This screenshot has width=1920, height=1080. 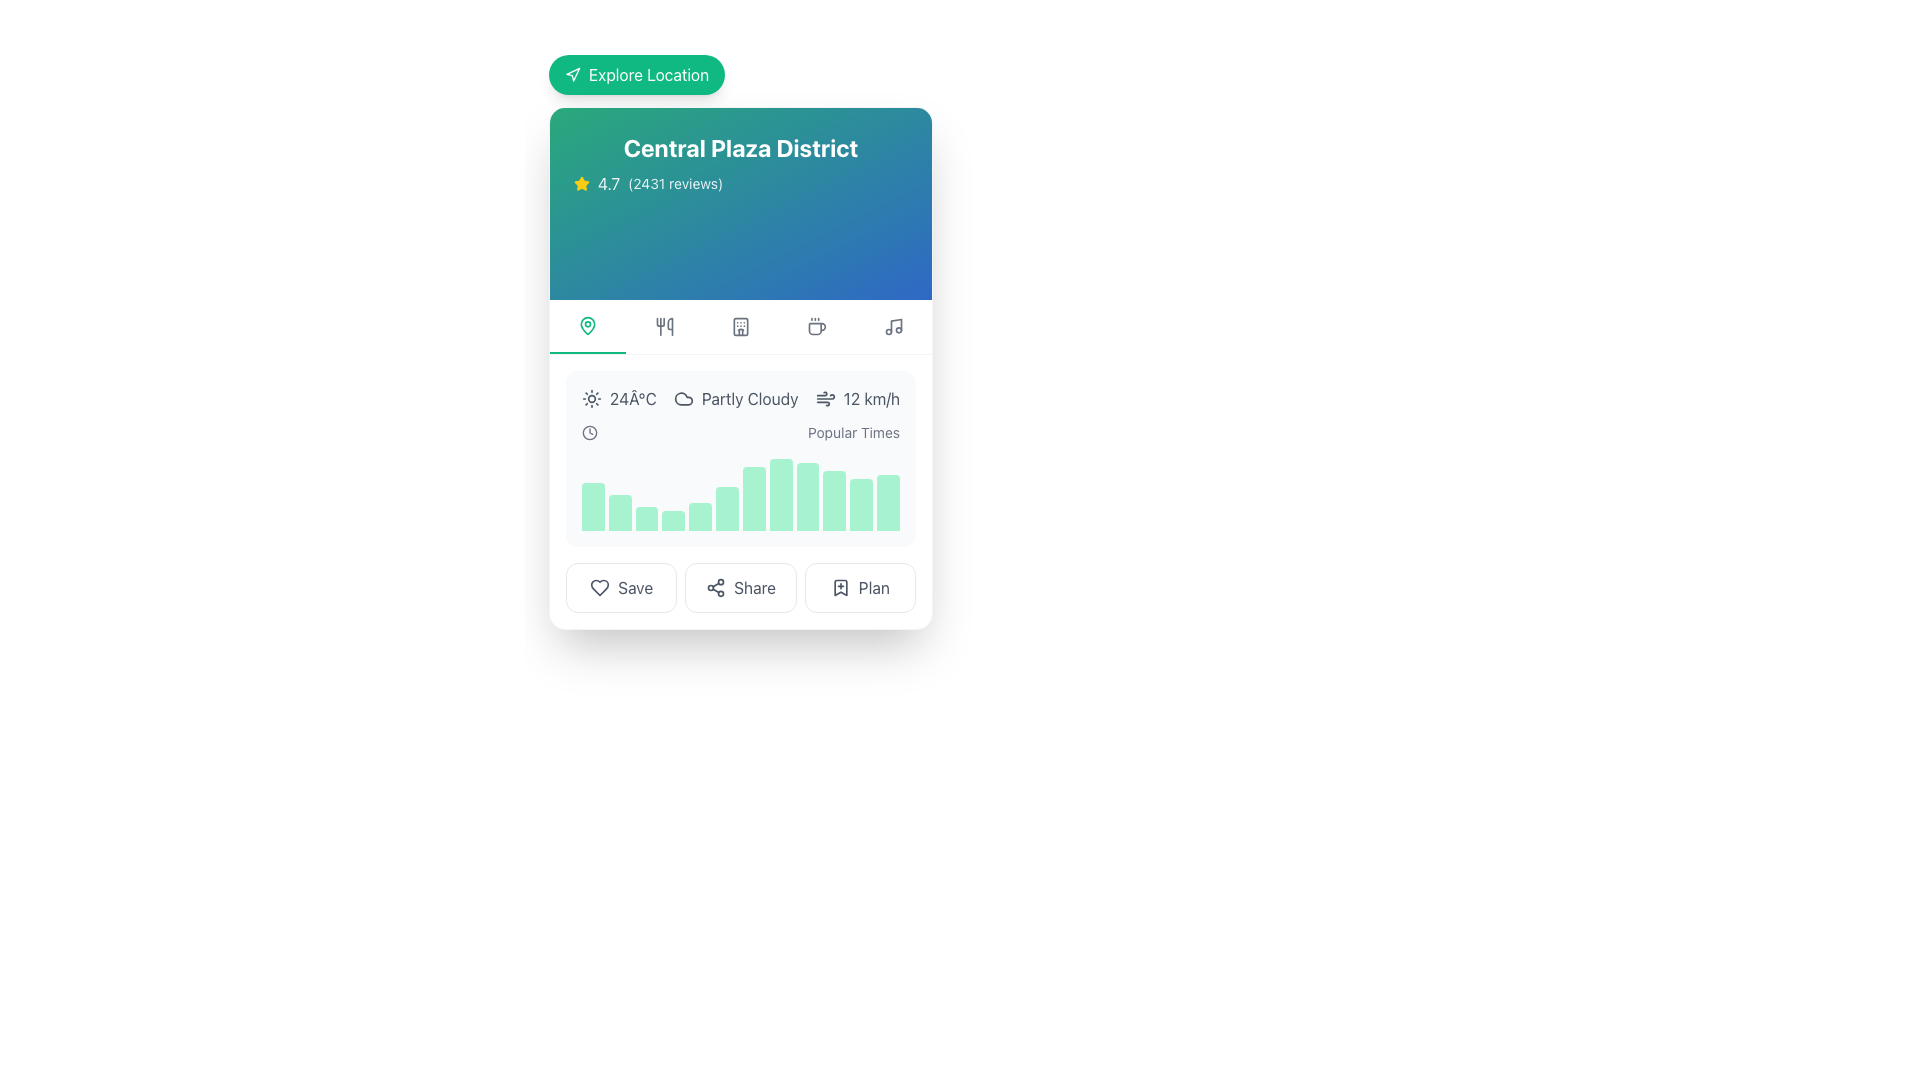 What do you see at coordinates (739, 204) in the screenshot?
I see `the Informational banner displaying 'Central Plaza District' and '4.7 (2431 reviews)' to note the place's name` at bounding box center [739, 204].